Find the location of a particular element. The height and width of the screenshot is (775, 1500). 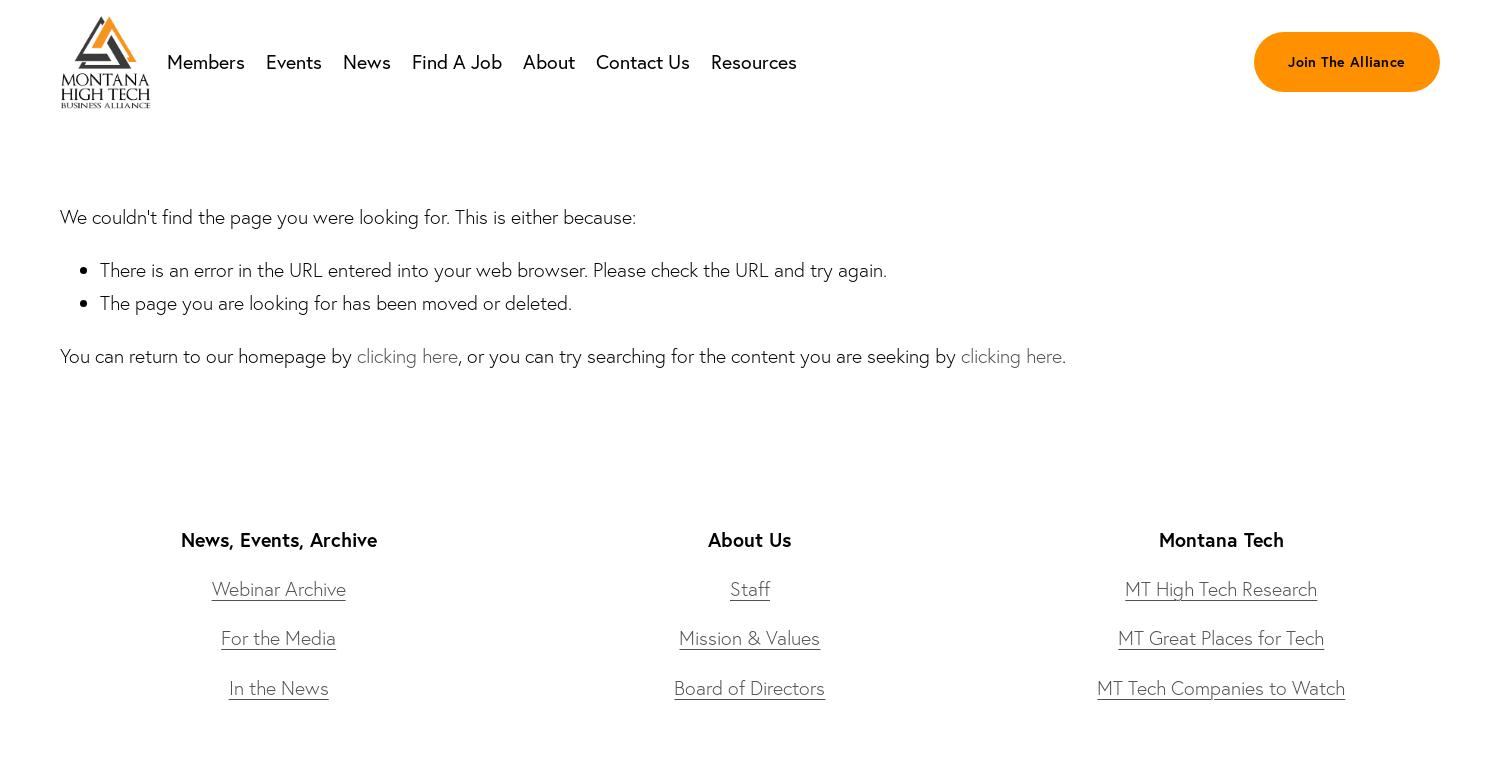

'You can return to our homepage by' is located at coordinates (207, 355).